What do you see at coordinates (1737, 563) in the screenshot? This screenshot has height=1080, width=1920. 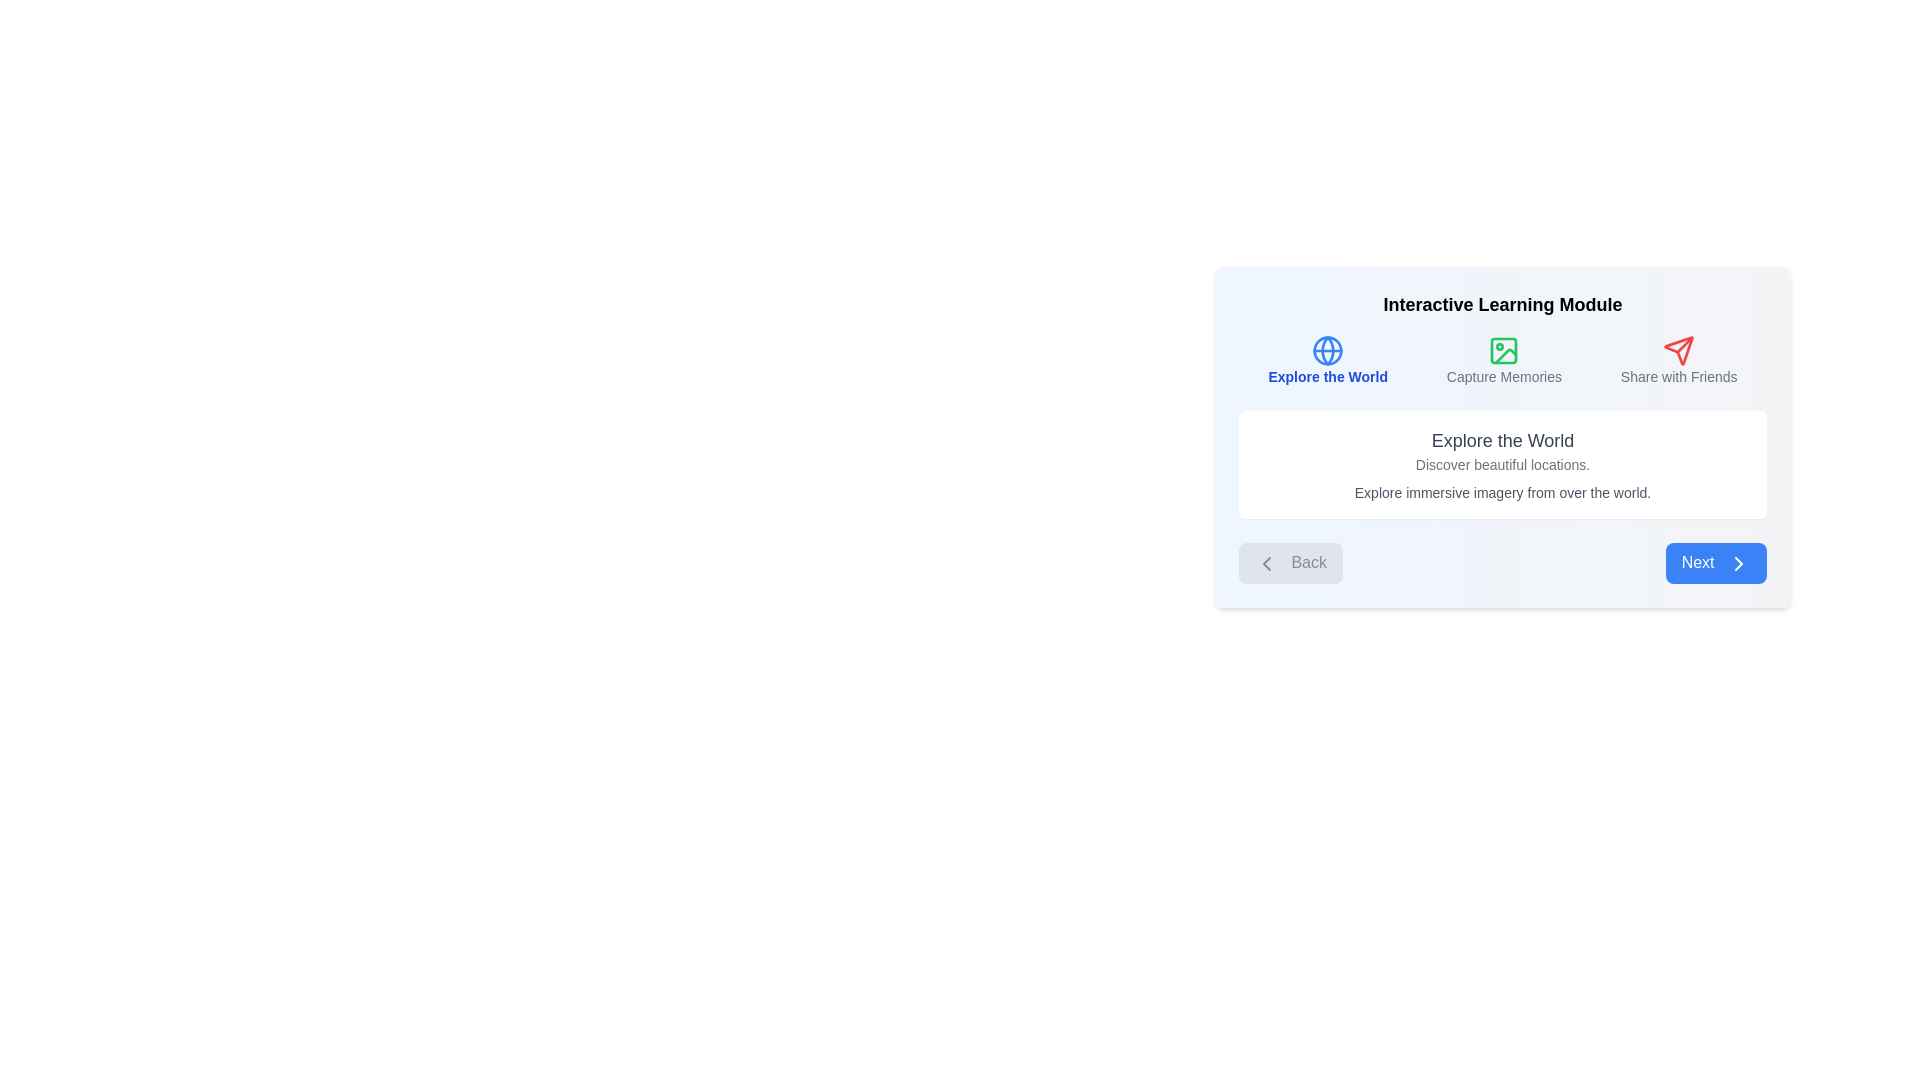 I see `the right-pointing arrow icon (chevron) located to the right of the 'Next' button` at bounding box center [1737, 563].